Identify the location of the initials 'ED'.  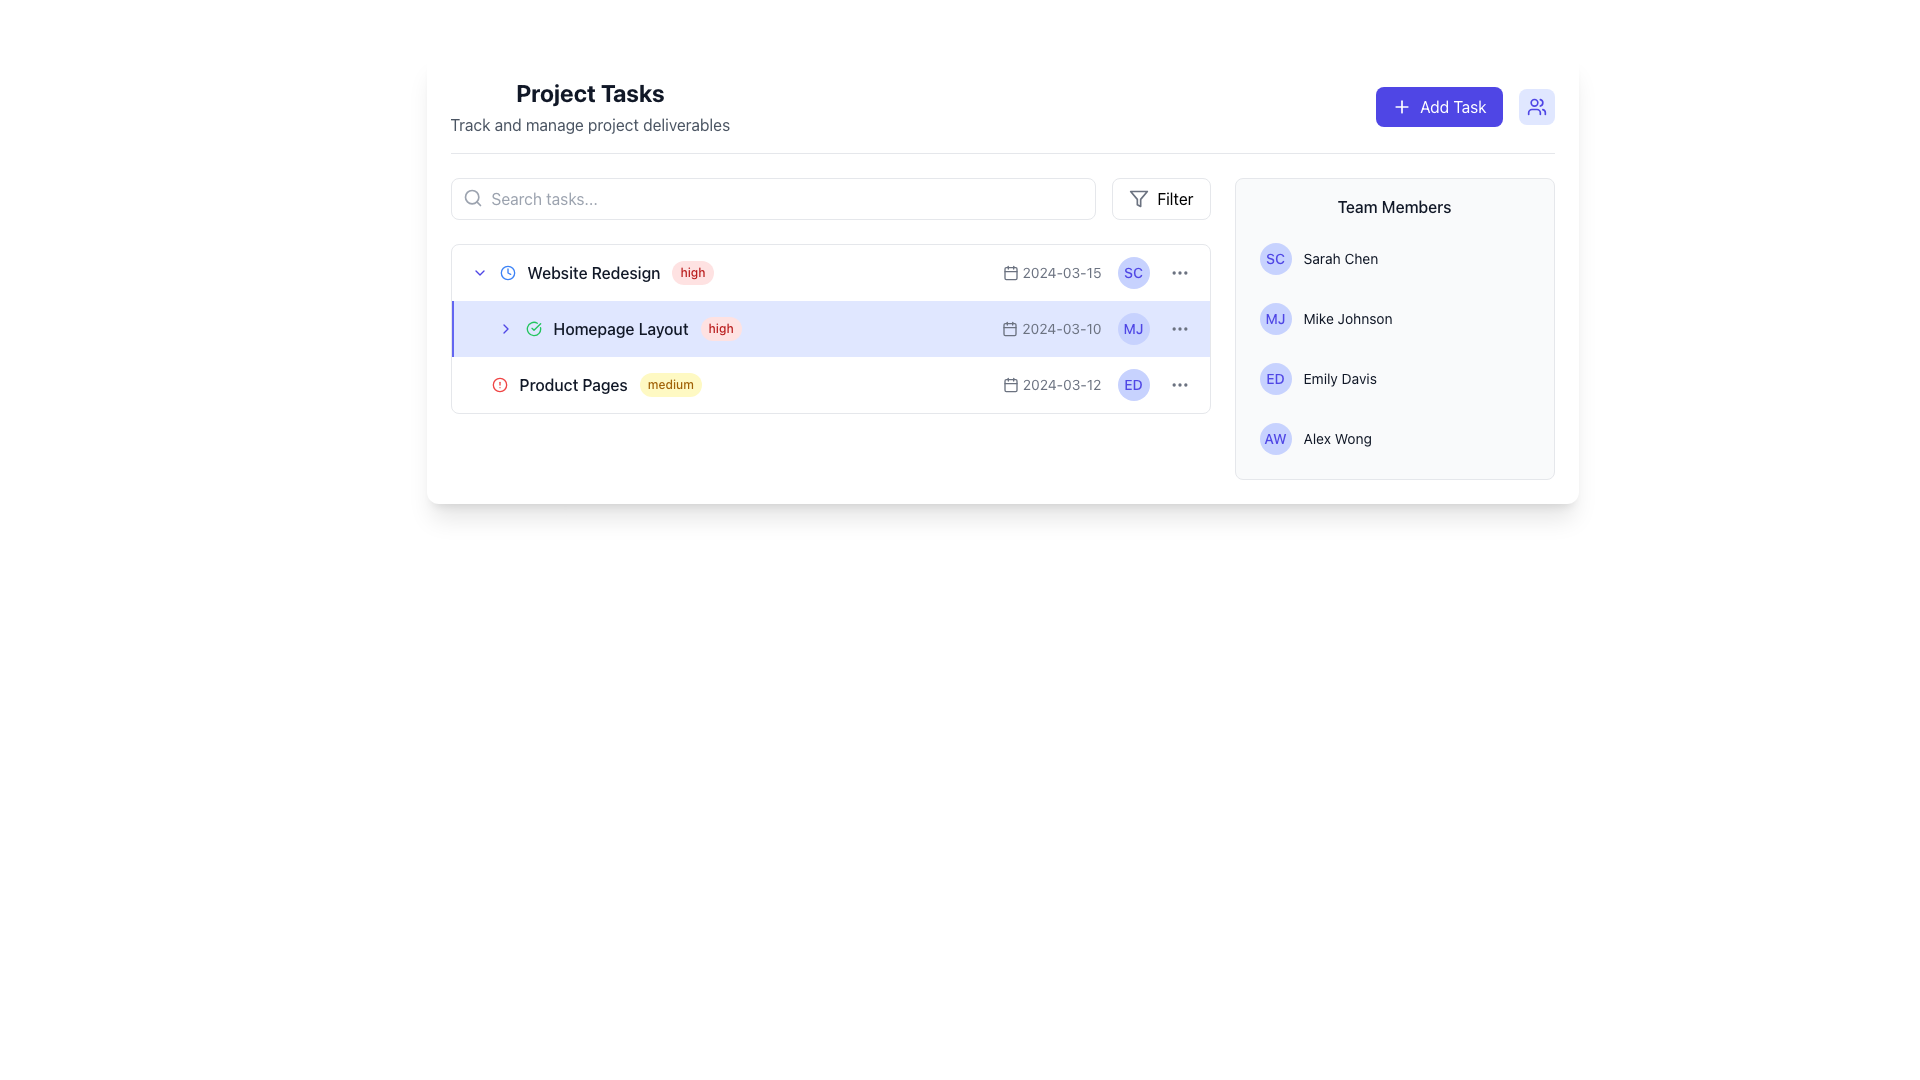
(1097, 385).